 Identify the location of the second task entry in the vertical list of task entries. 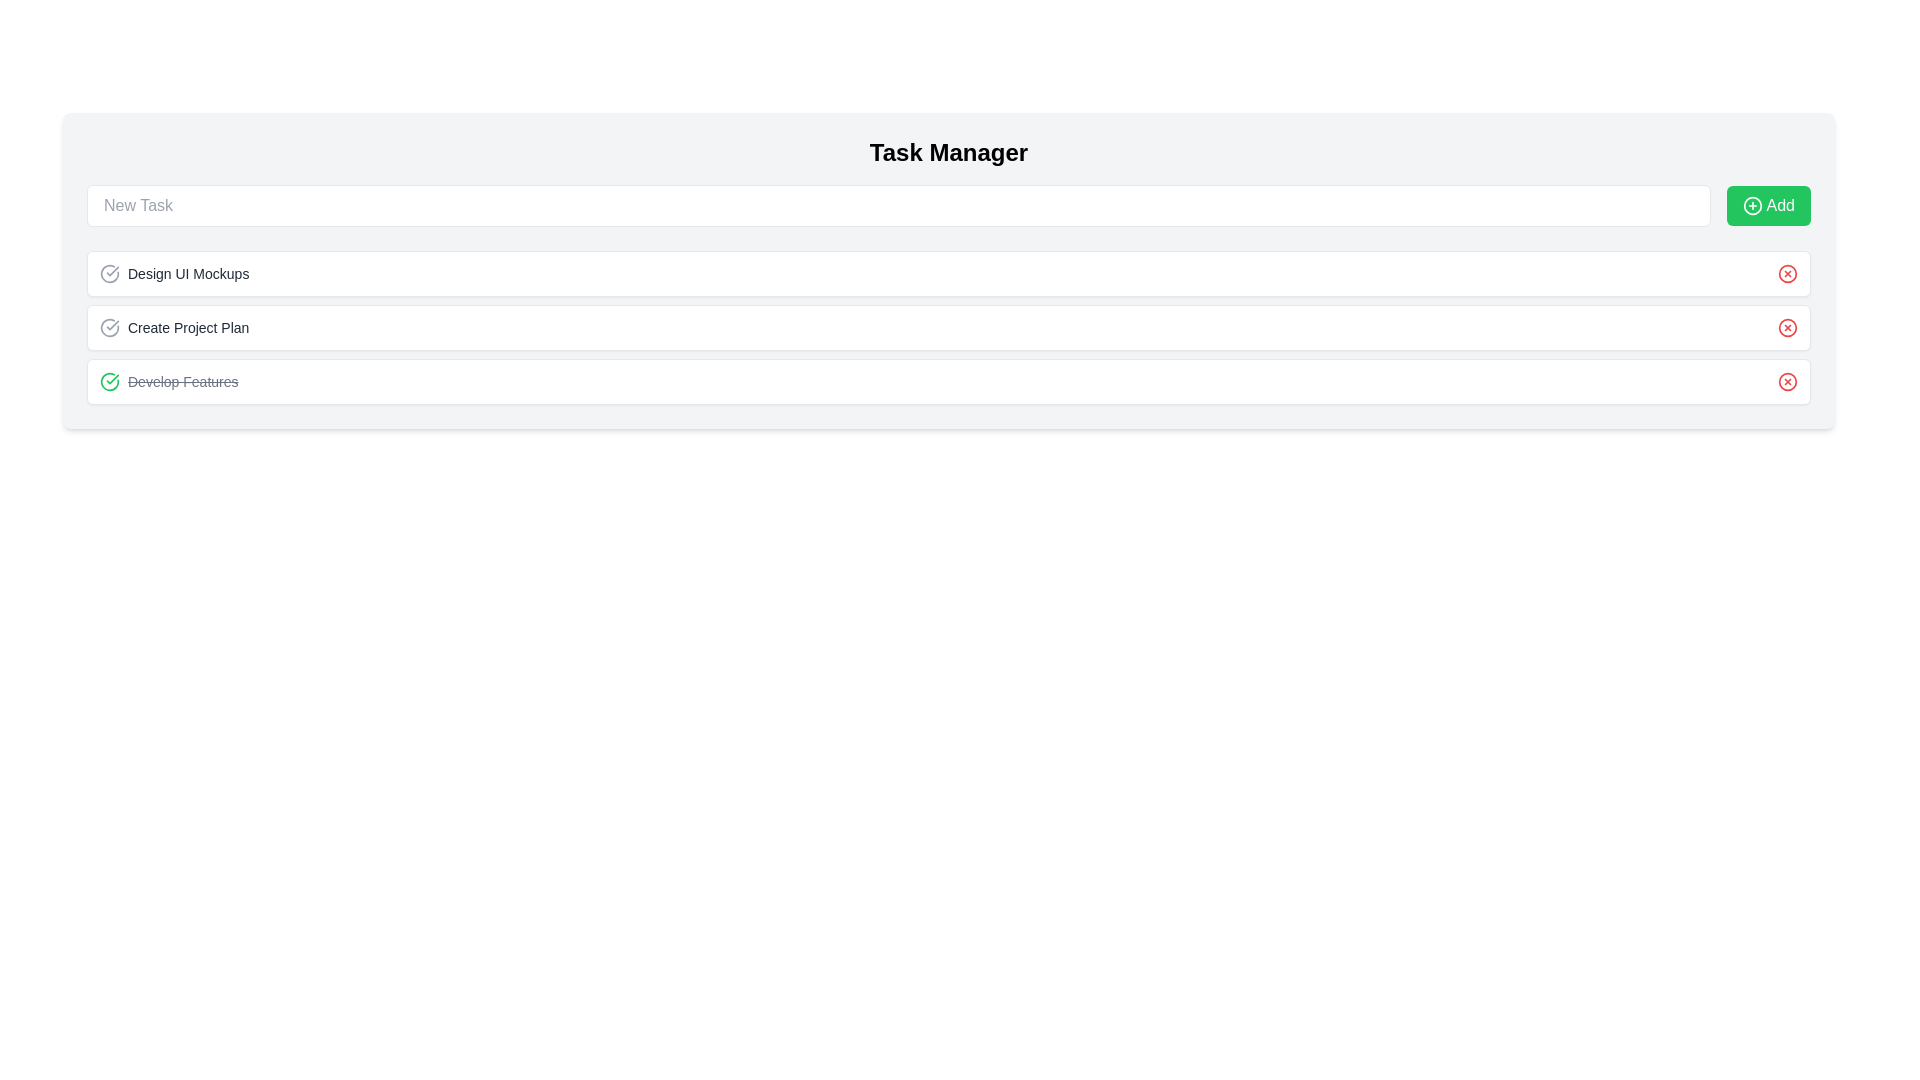
(174, 326).